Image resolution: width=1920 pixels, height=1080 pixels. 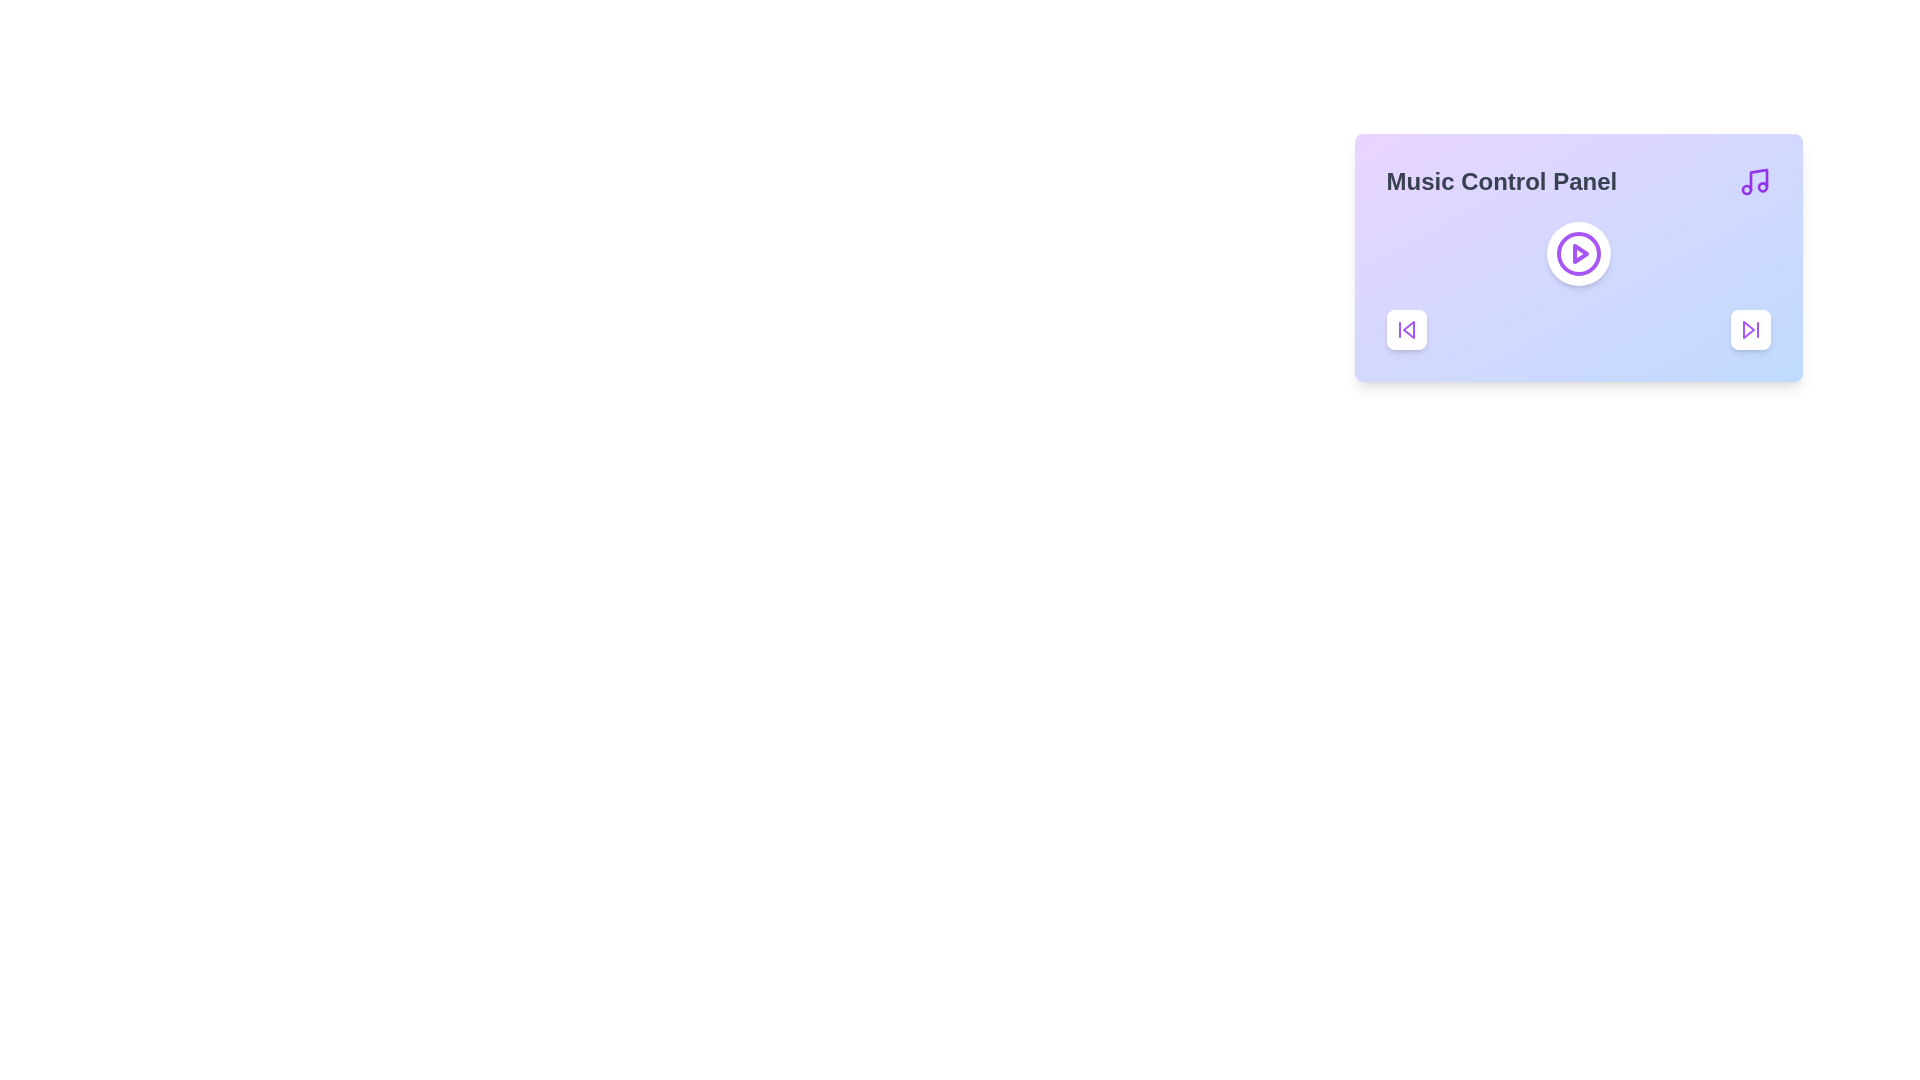 I want to click on the Play button, which is a circular icon with a purple outline and a central play button, located in the center of the Music Control Panel interface, so click(x=1577, y=253).